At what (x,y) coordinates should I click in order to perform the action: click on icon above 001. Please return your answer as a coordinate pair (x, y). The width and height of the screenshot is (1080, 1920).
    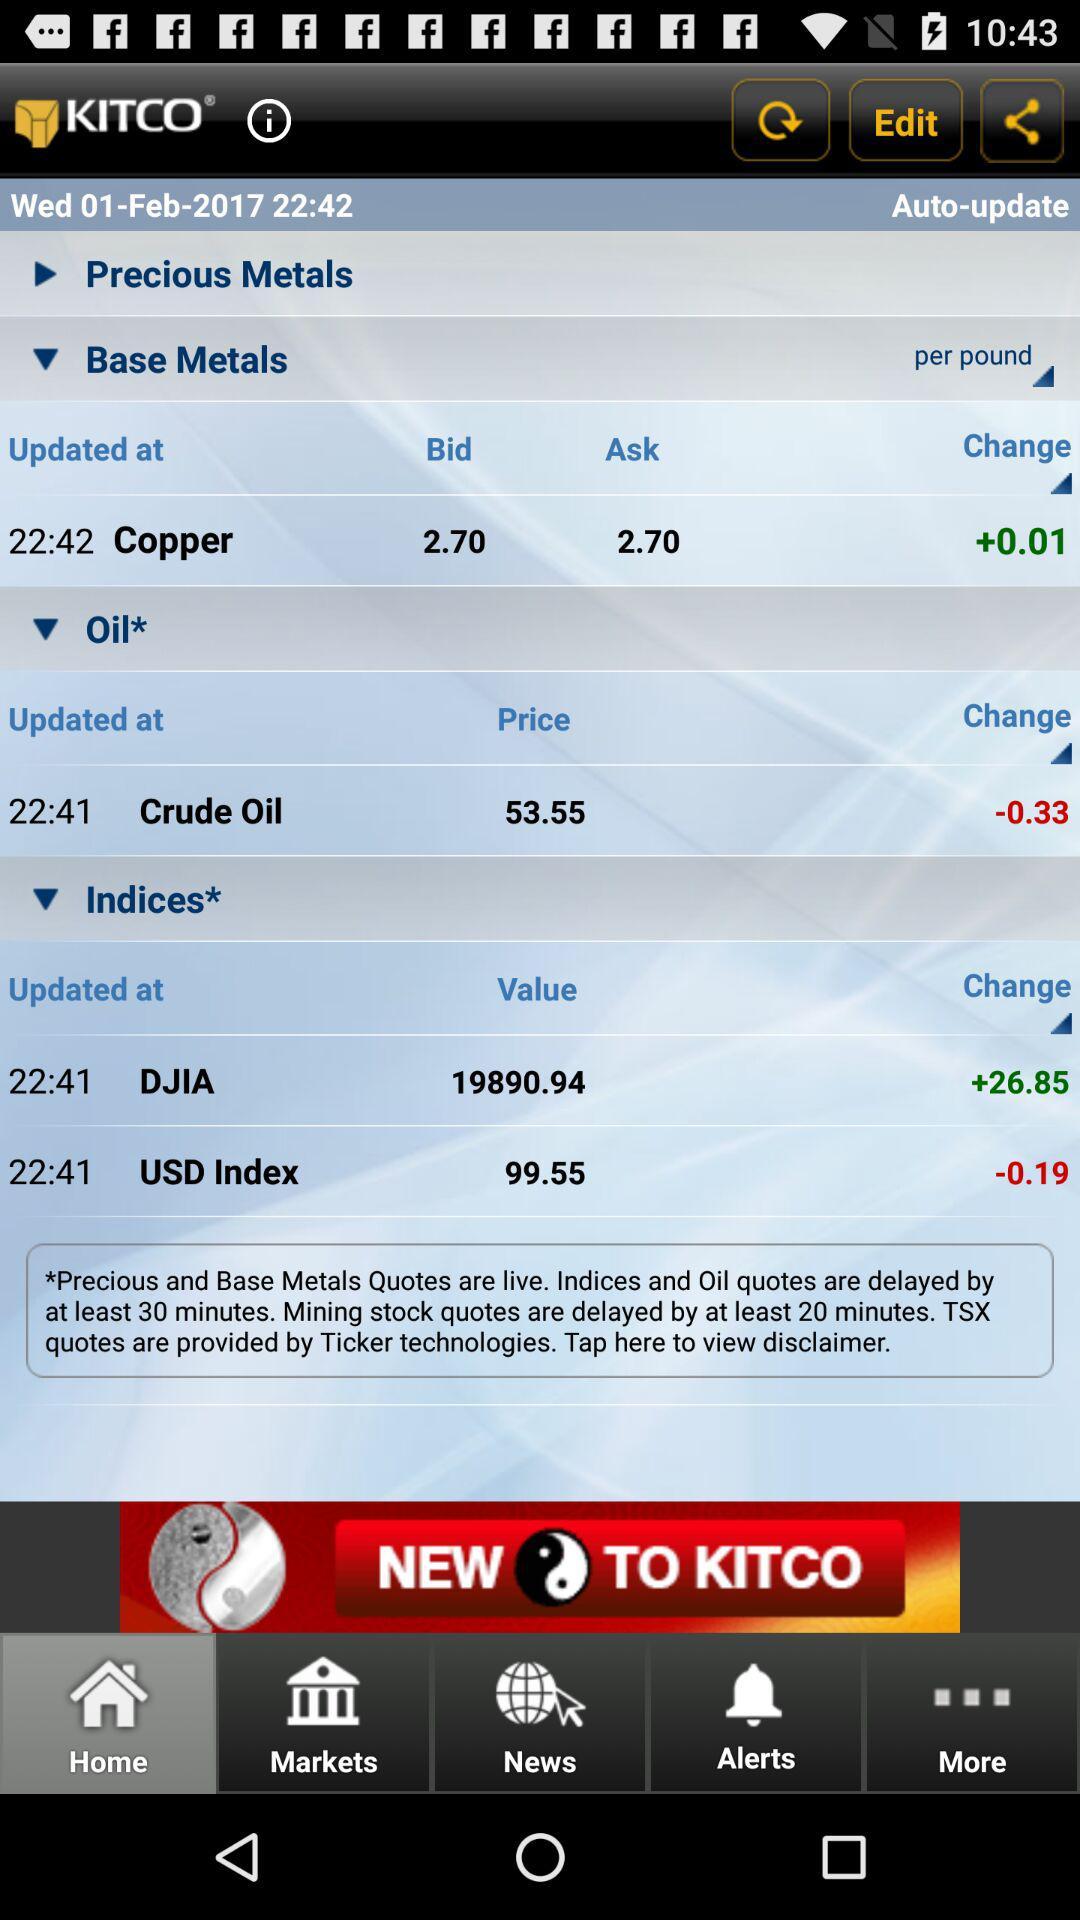
    Looking at the image, I should click on (1060, 483).